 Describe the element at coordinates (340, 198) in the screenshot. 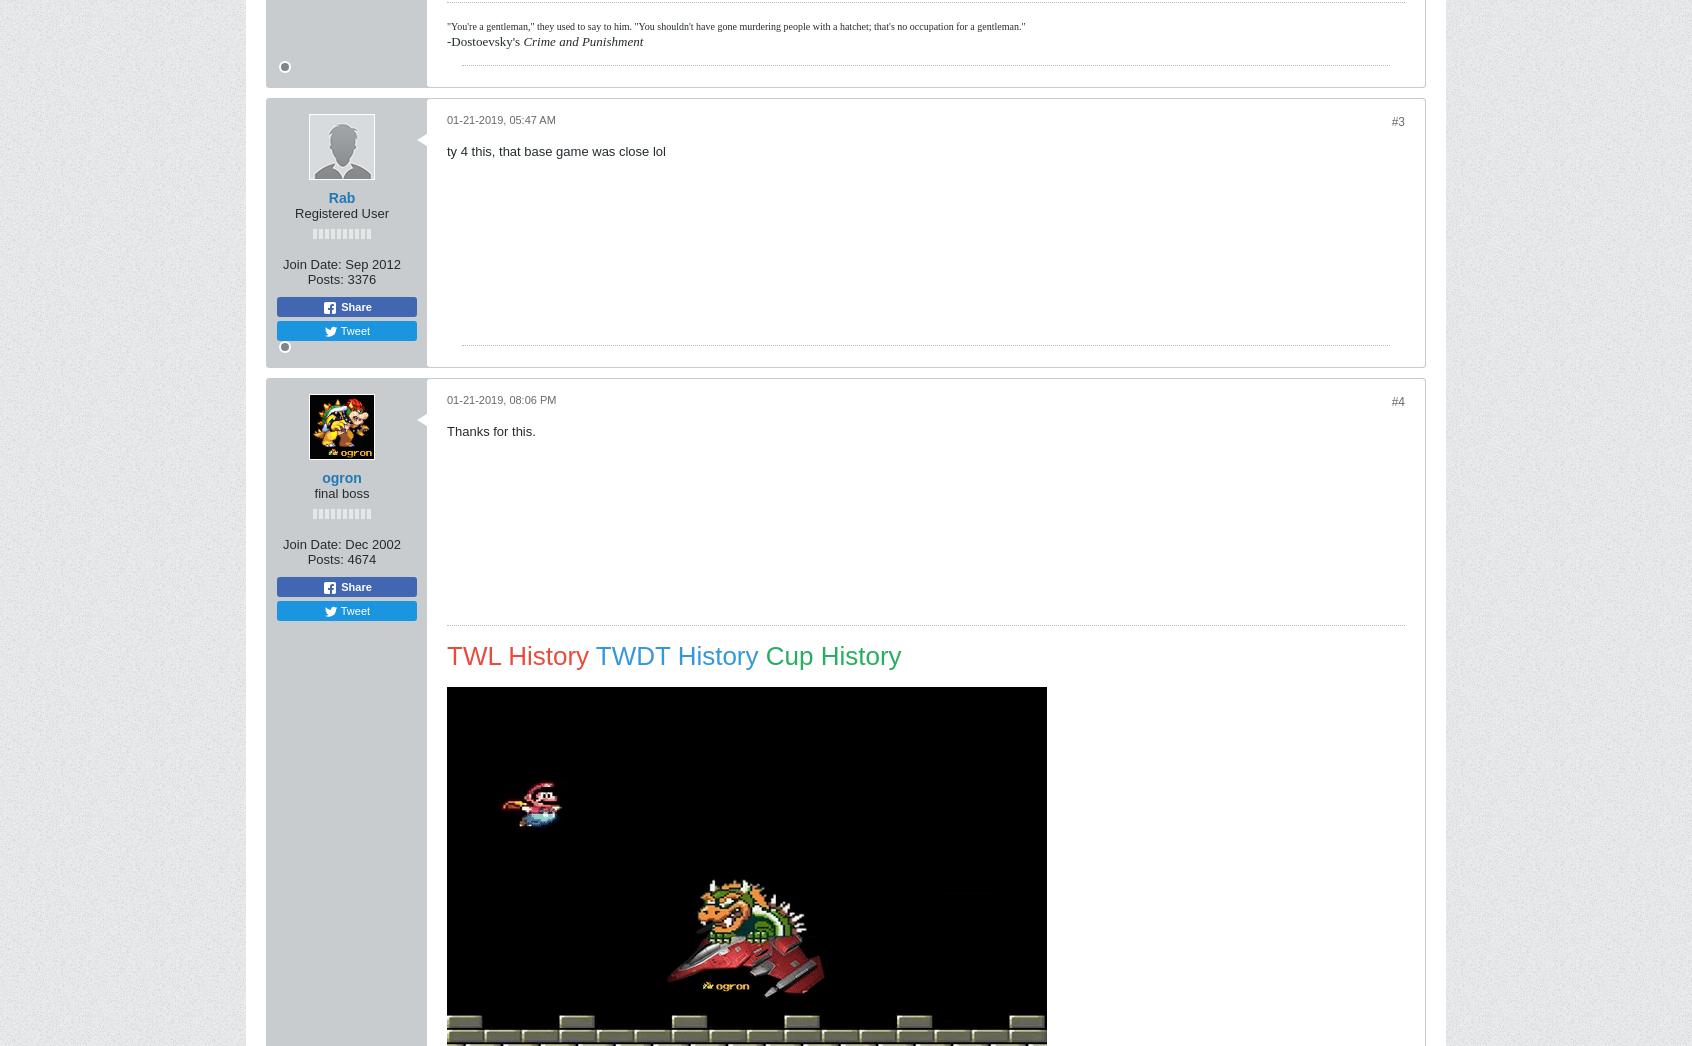

I see `'Rab'` at that location.